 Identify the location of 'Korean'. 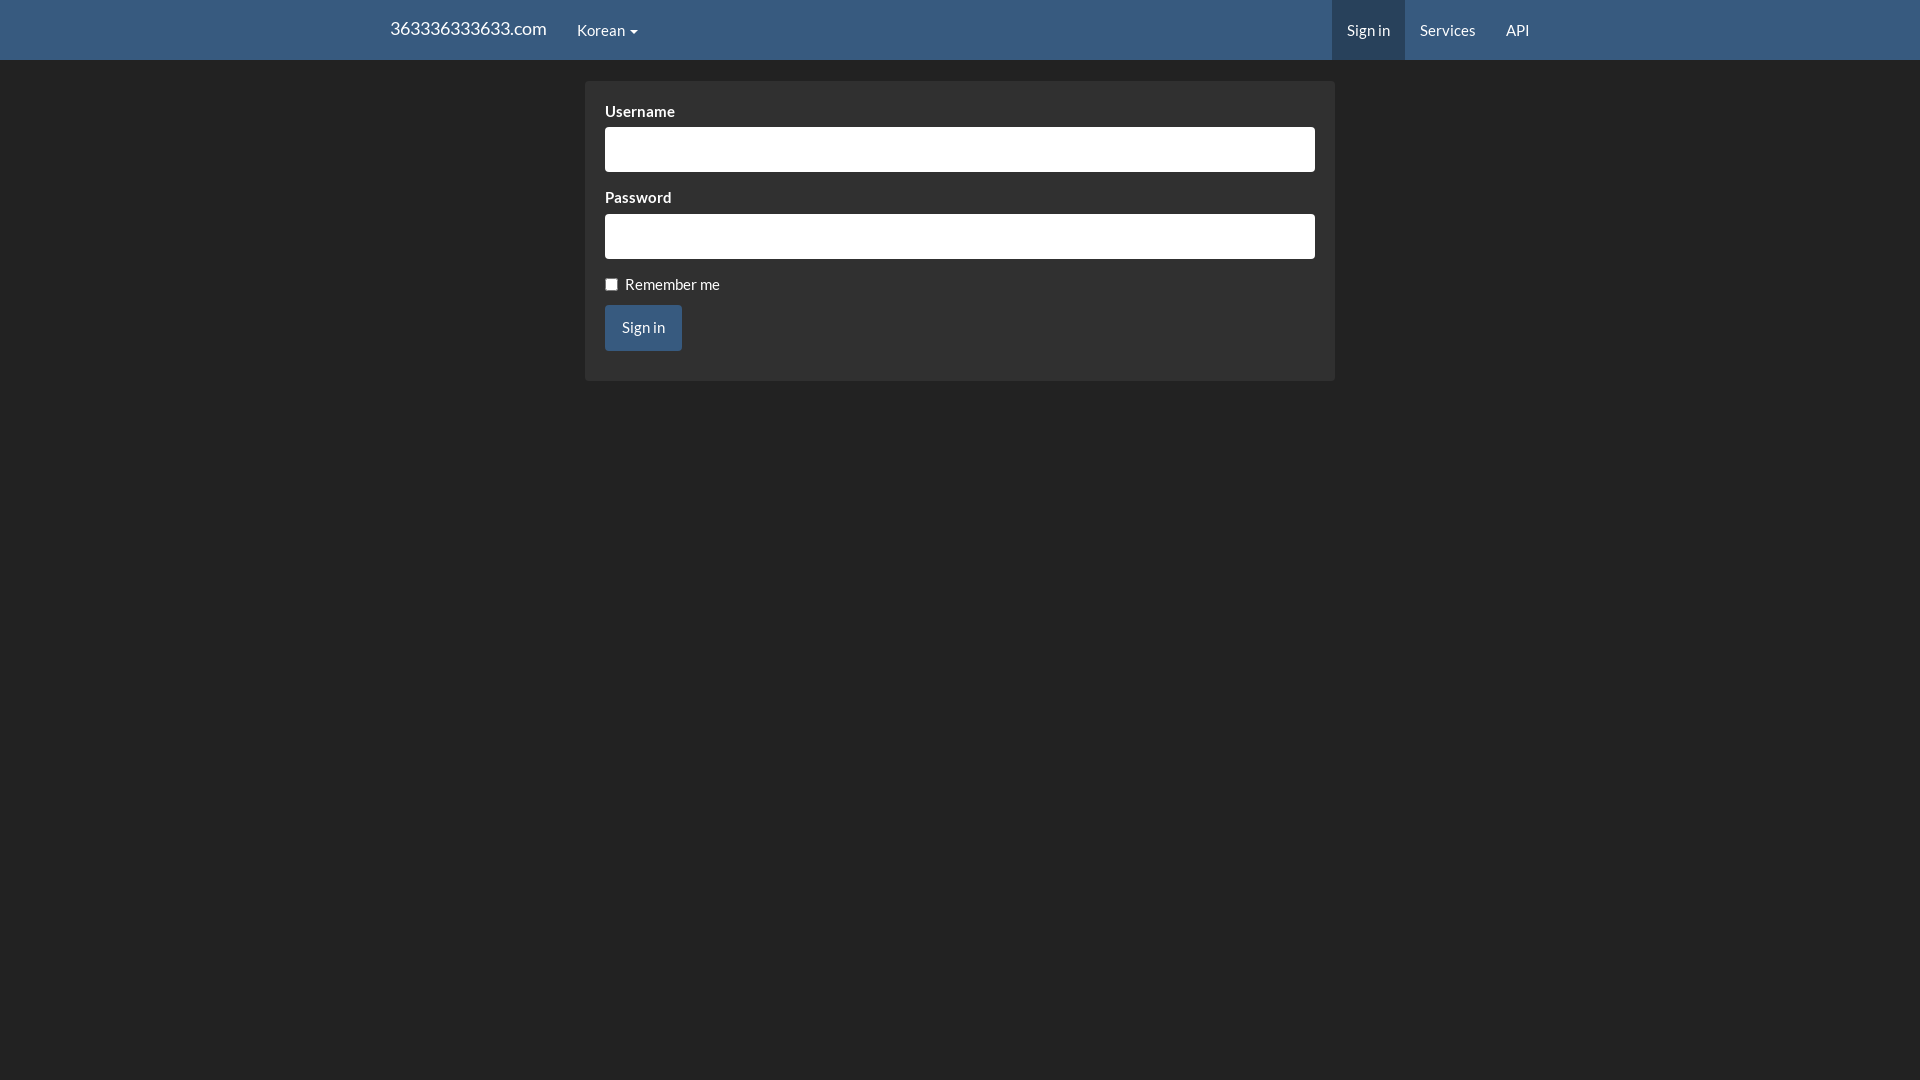
(606, 30).